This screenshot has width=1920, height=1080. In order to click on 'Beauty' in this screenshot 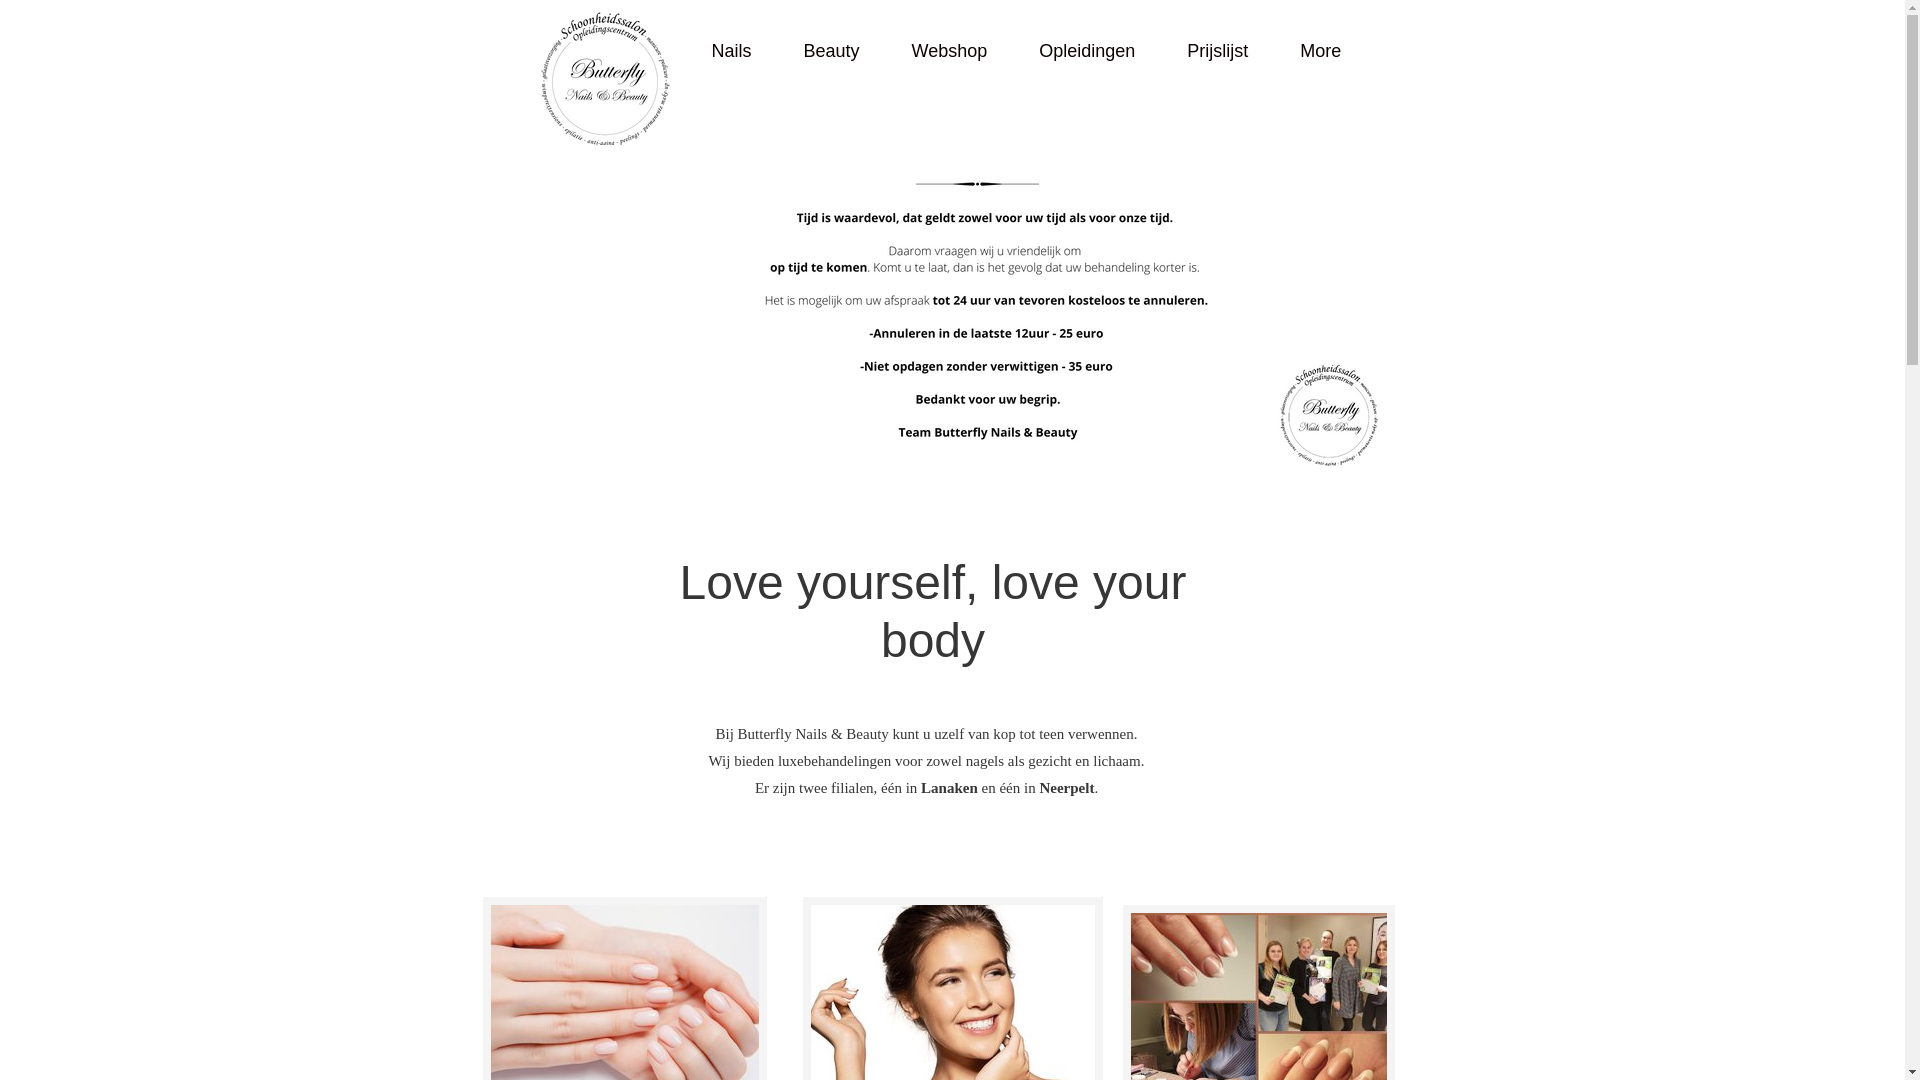, I will do `click(831, 49)`.